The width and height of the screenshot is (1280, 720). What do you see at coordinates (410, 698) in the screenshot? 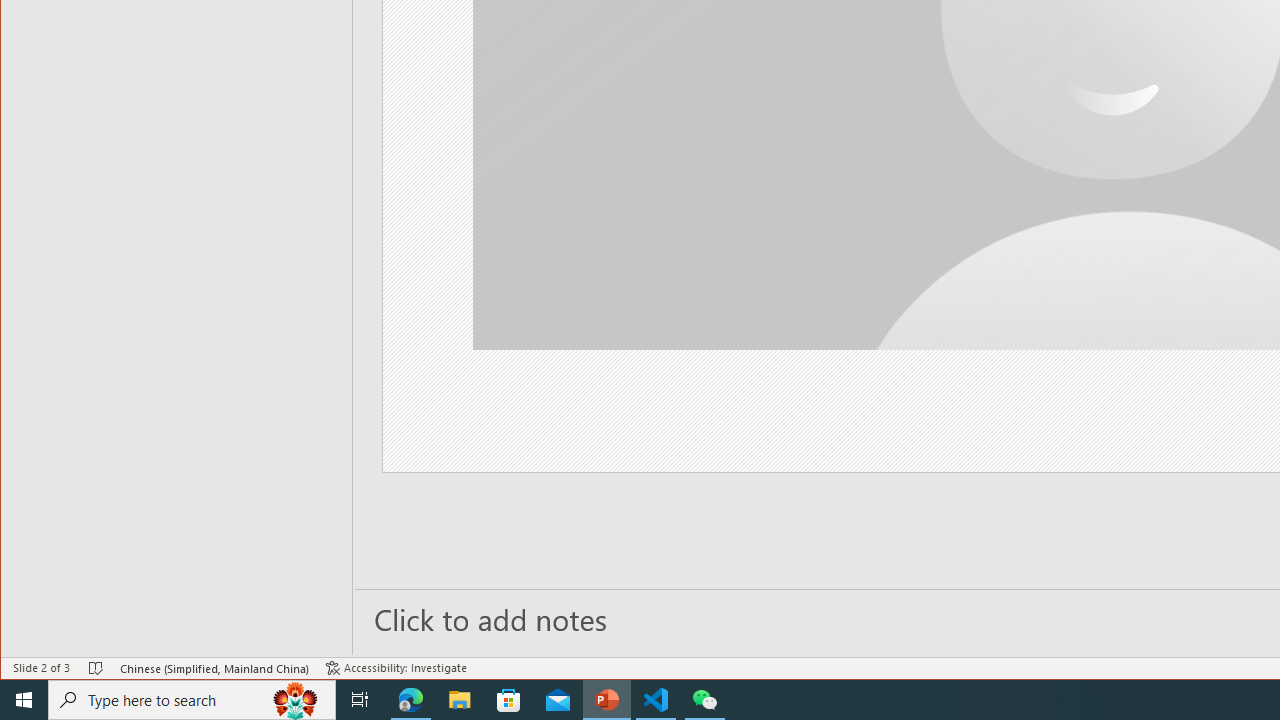
I see `'Microsoft Edge - 1 running window'` at bounding box center [410, 698].